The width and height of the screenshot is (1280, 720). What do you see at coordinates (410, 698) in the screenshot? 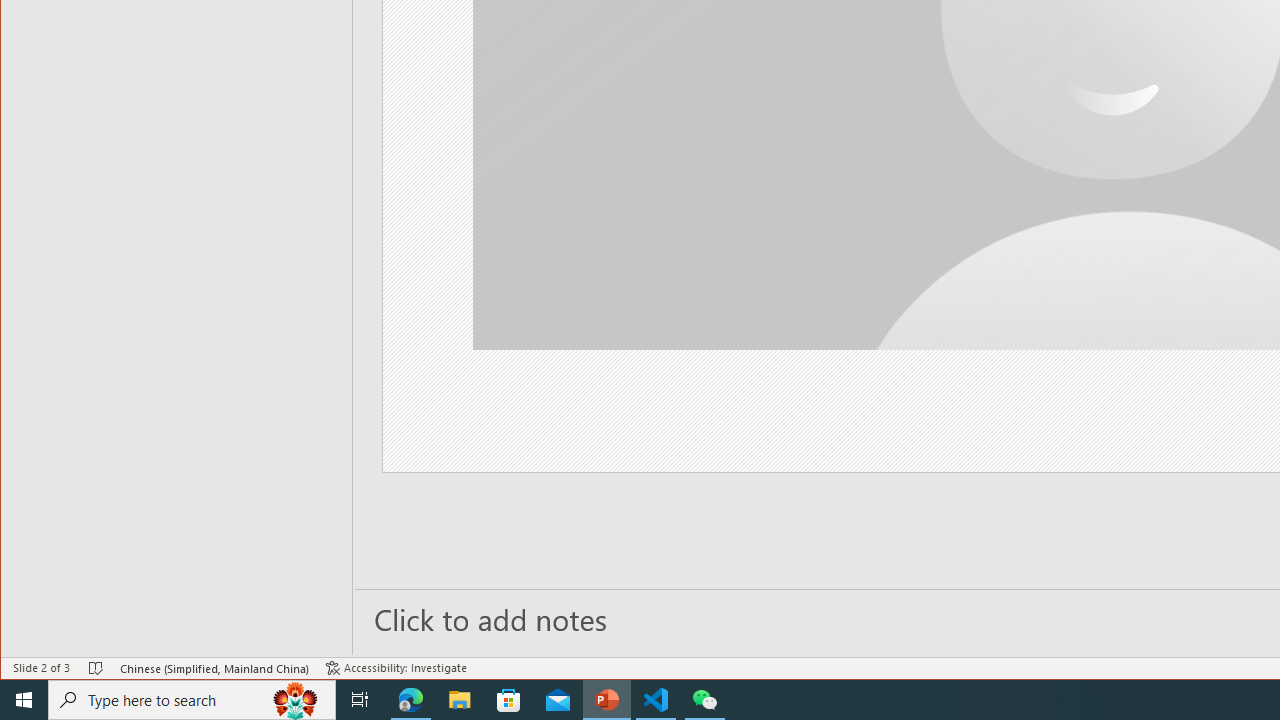
I see `'Microsoft Edge - 1 running window'` at bounding box center [410, 698].